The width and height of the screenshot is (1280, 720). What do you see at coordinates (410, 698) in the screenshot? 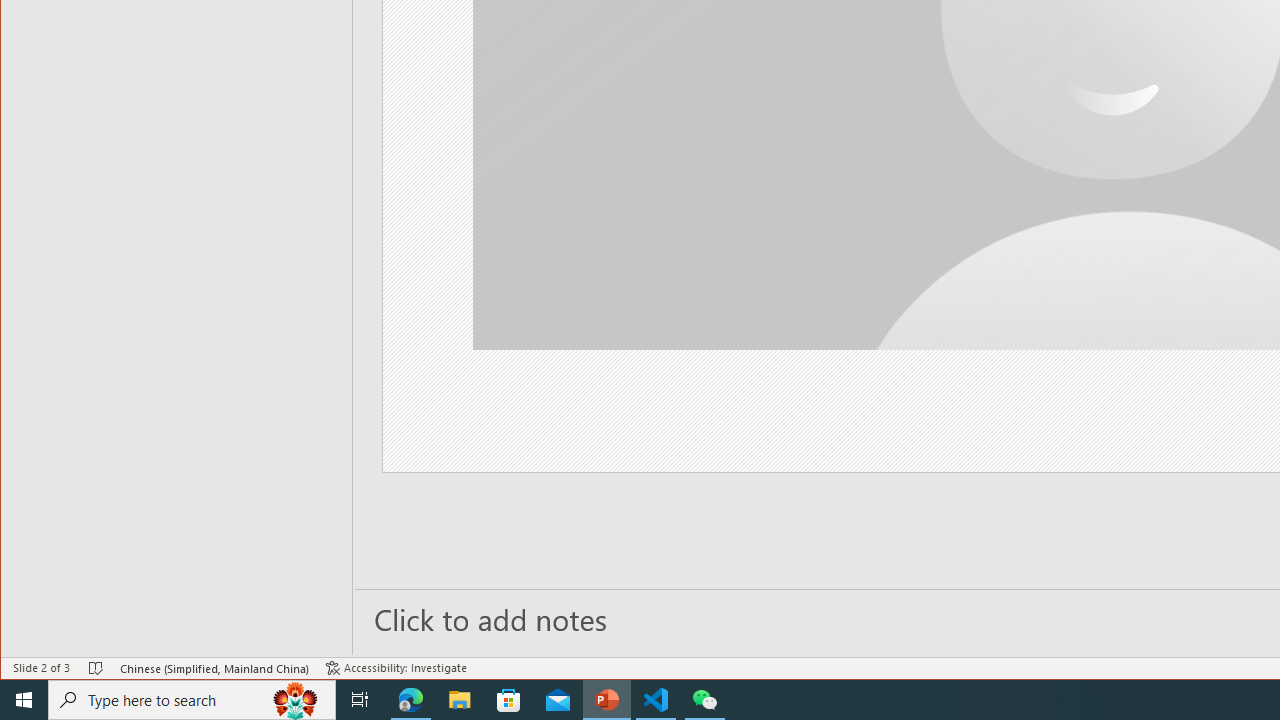
I see `'Microsoft Edge - 1 running window'` at bounding box center [410, 698].